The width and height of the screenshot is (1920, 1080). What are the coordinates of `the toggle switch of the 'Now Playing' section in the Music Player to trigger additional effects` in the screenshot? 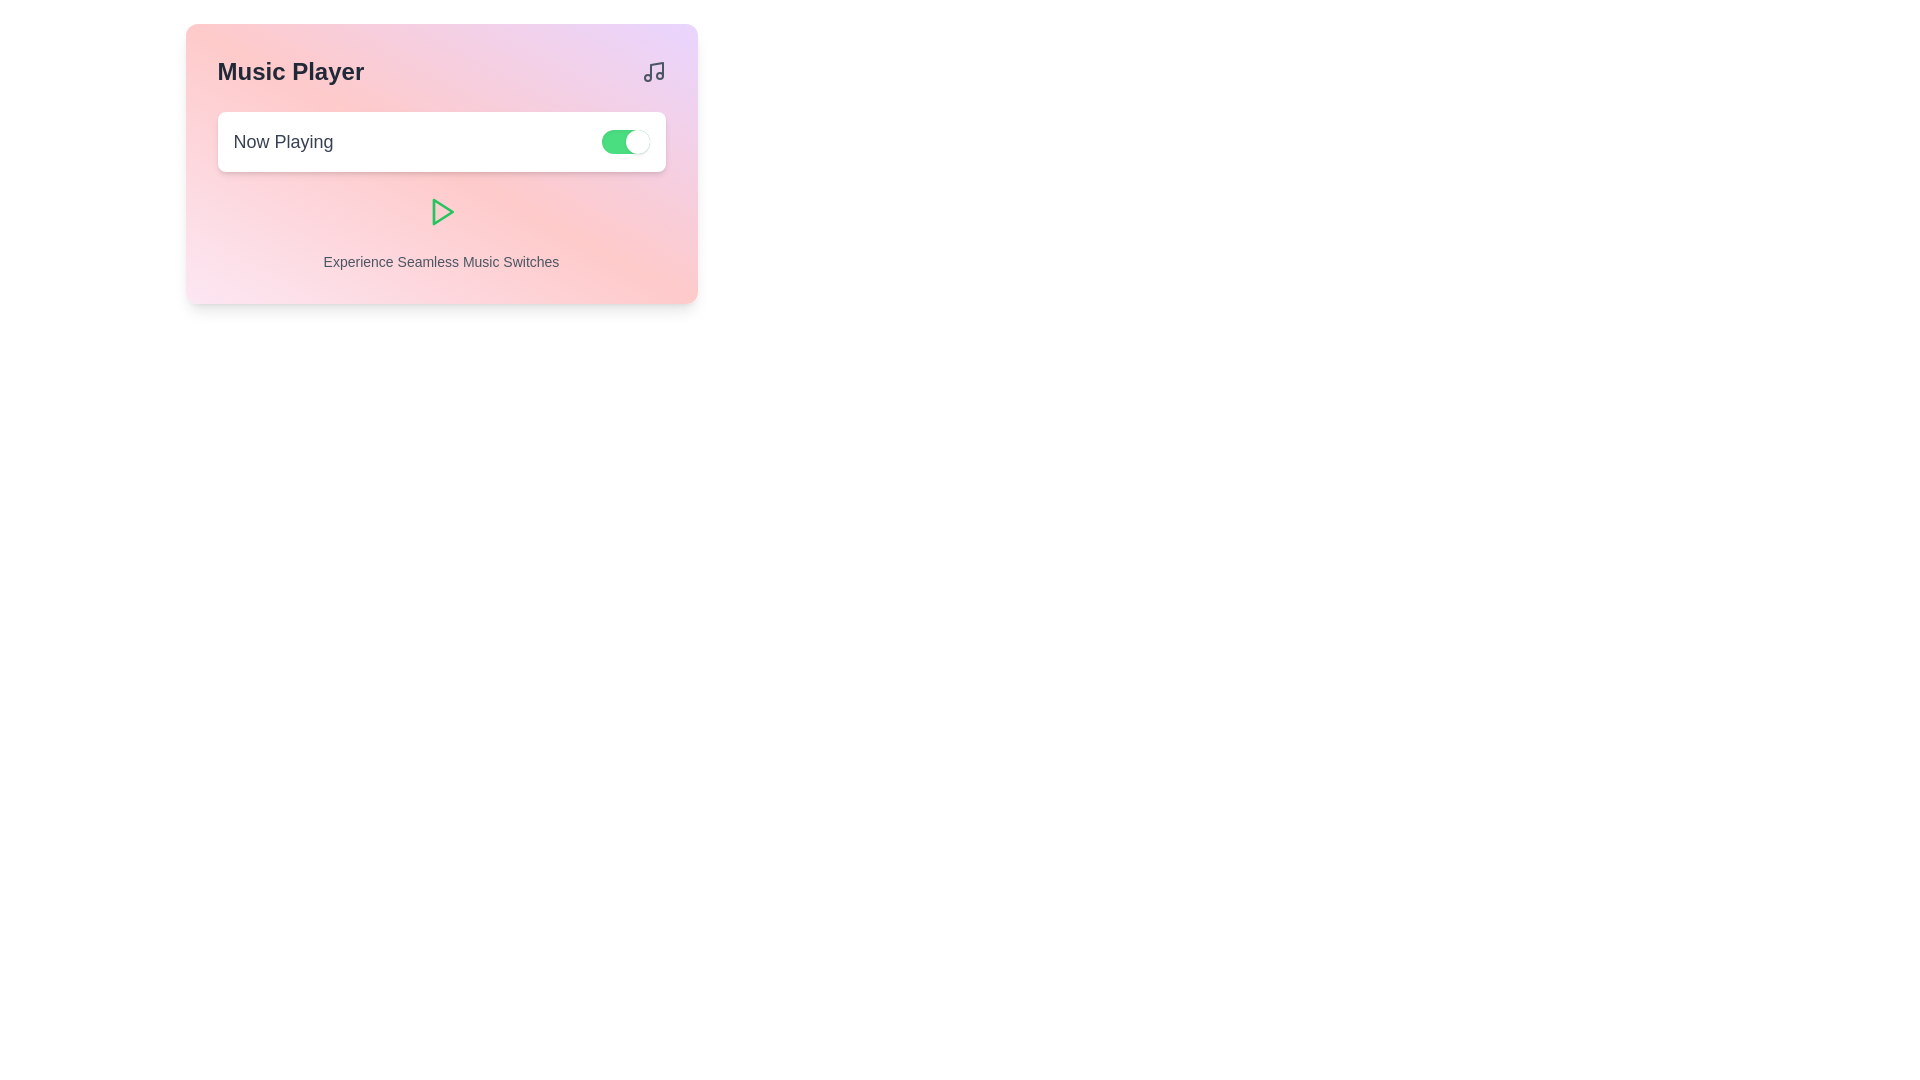 It's located at (440, 141).